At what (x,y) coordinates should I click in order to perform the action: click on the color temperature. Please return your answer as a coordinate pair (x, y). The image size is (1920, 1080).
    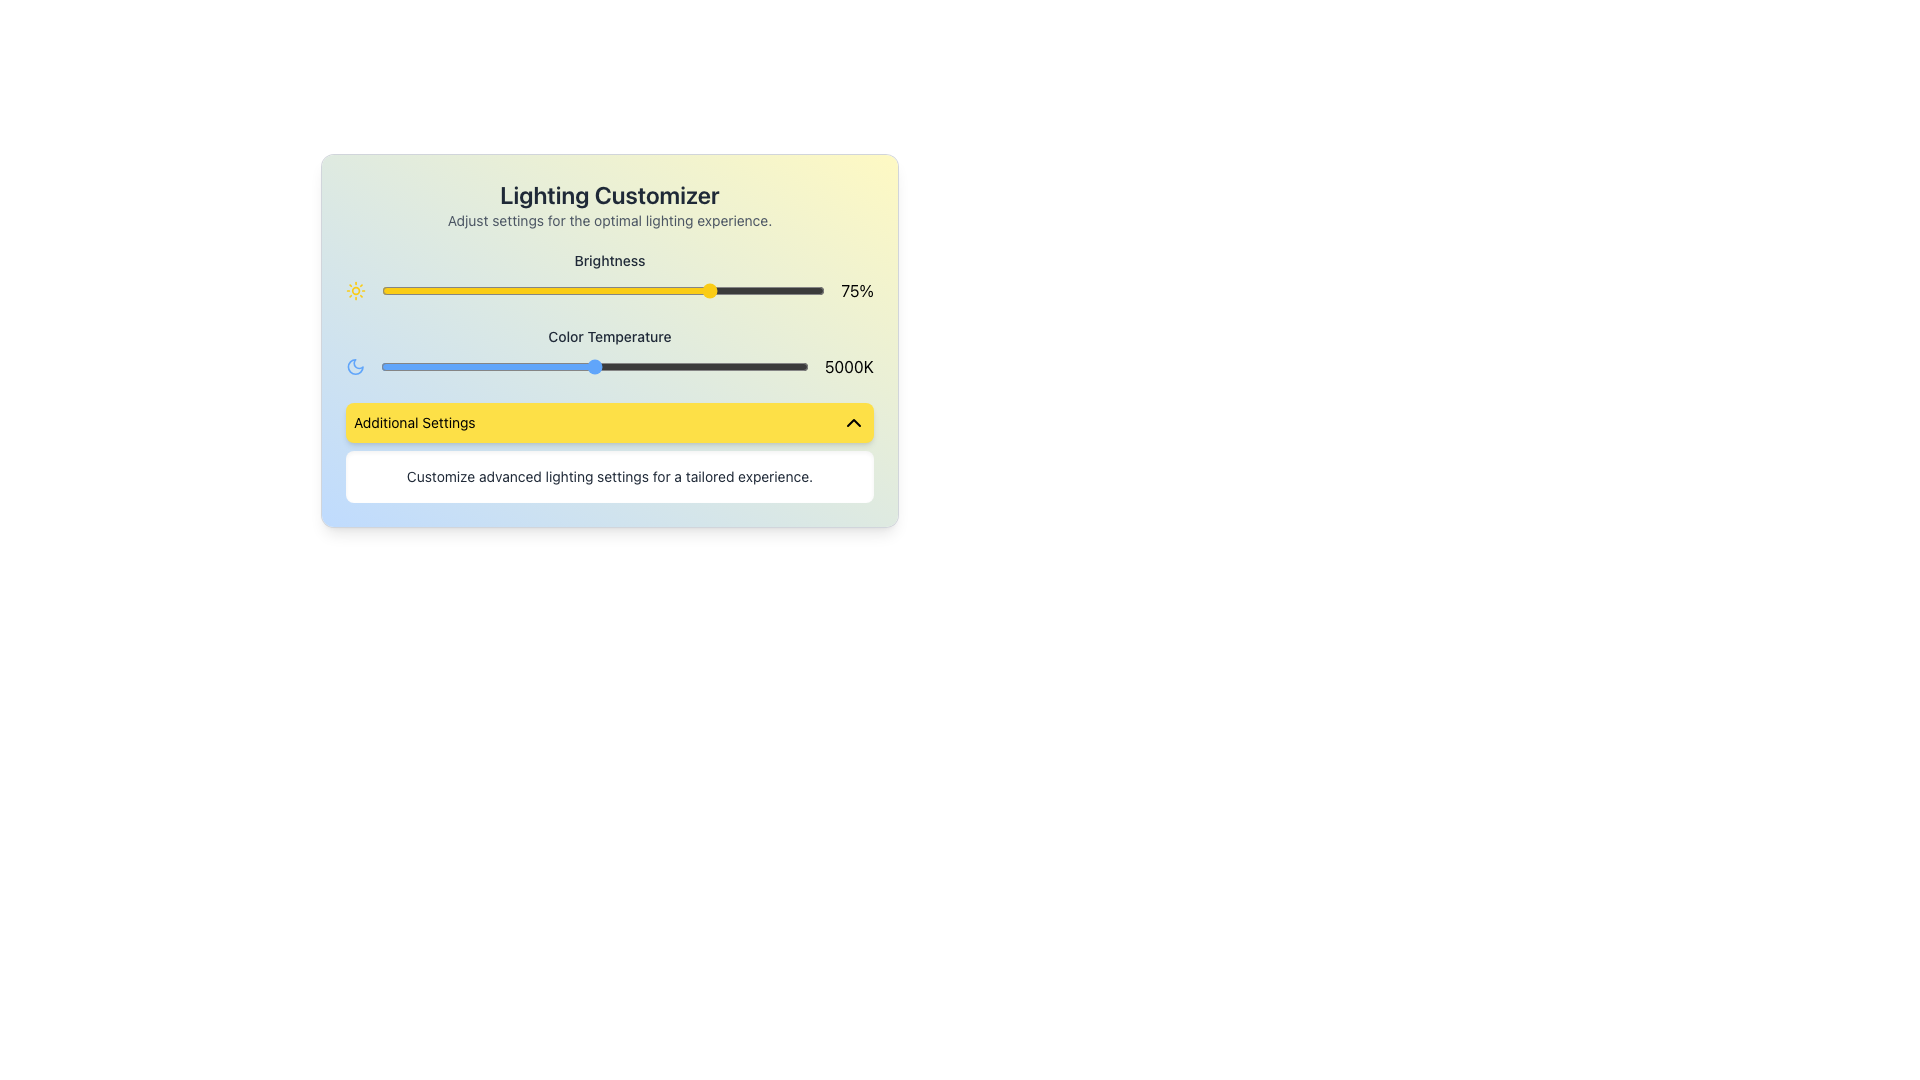
    Looking at the image, I should click on (806, 366).